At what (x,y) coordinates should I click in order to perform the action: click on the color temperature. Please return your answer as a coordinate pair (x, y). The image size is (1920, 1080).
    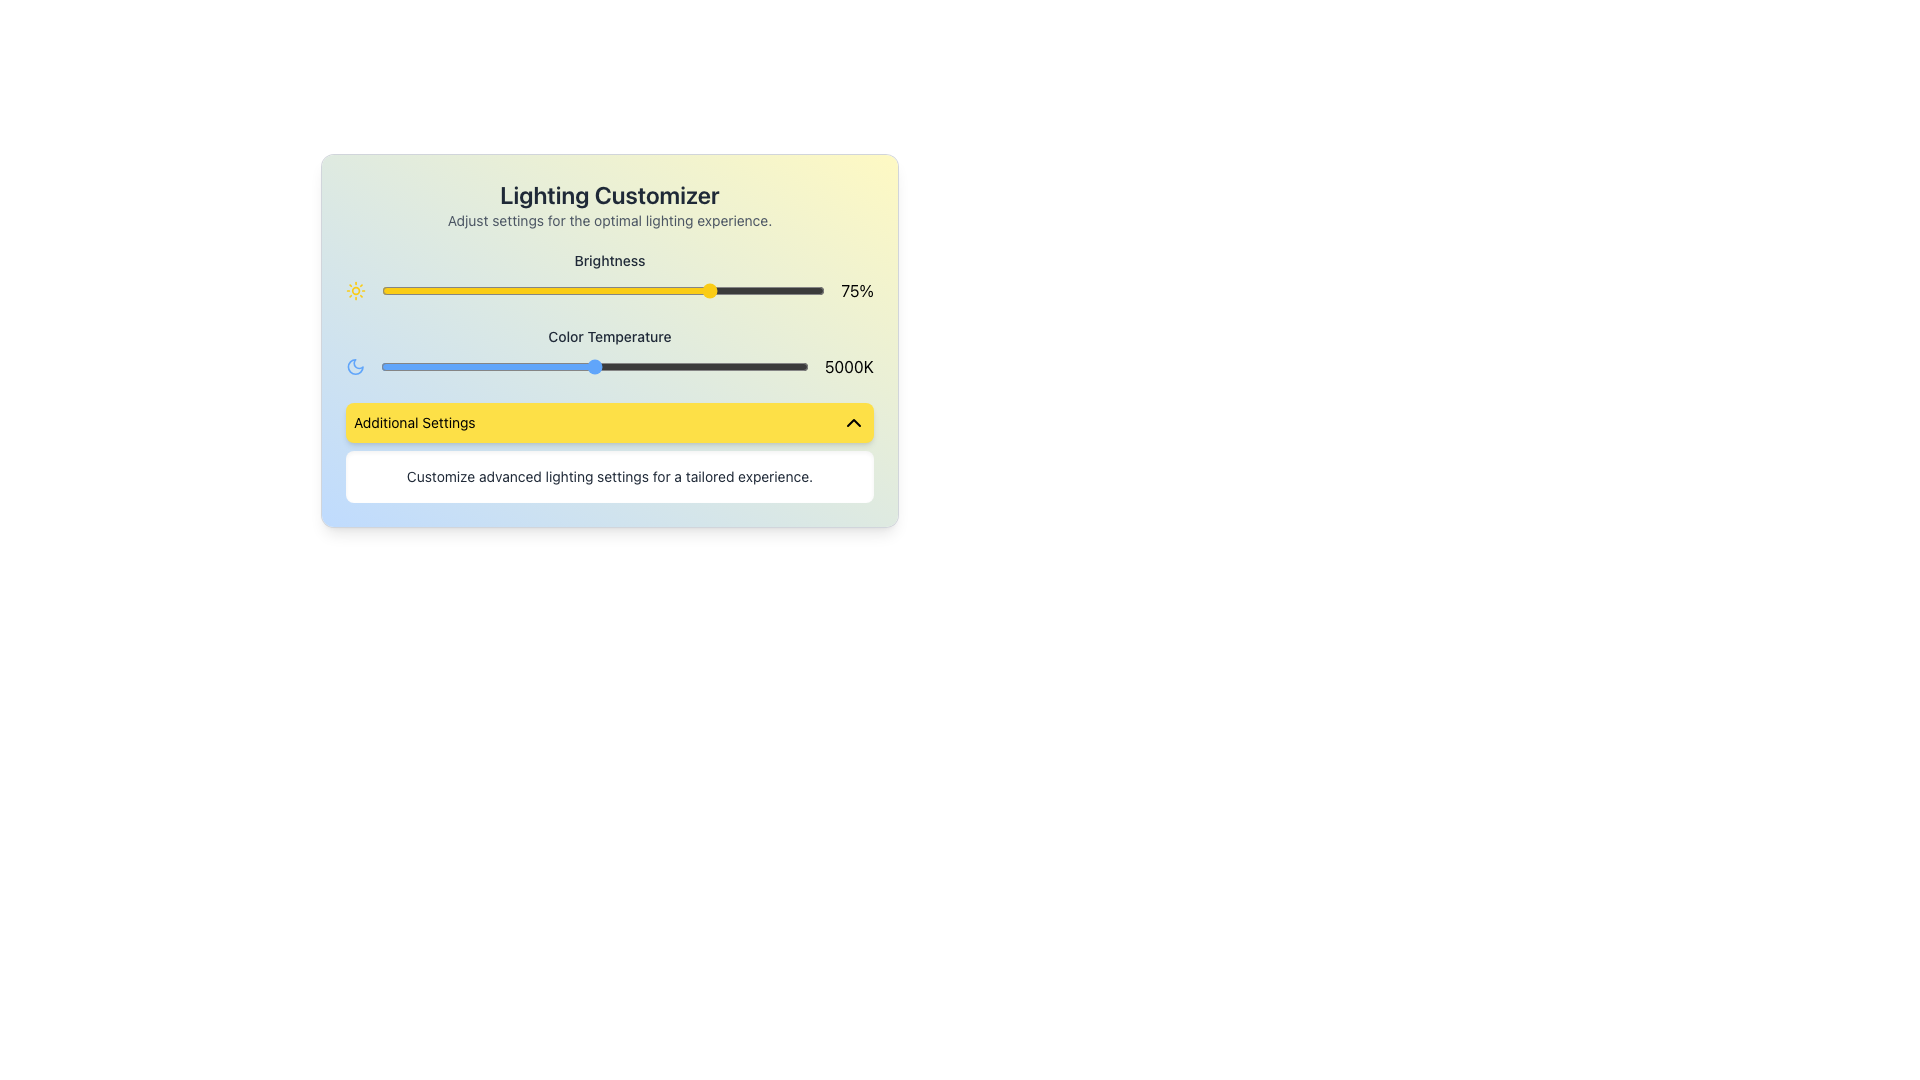
    Looking at the image, I should click on (806, 366).